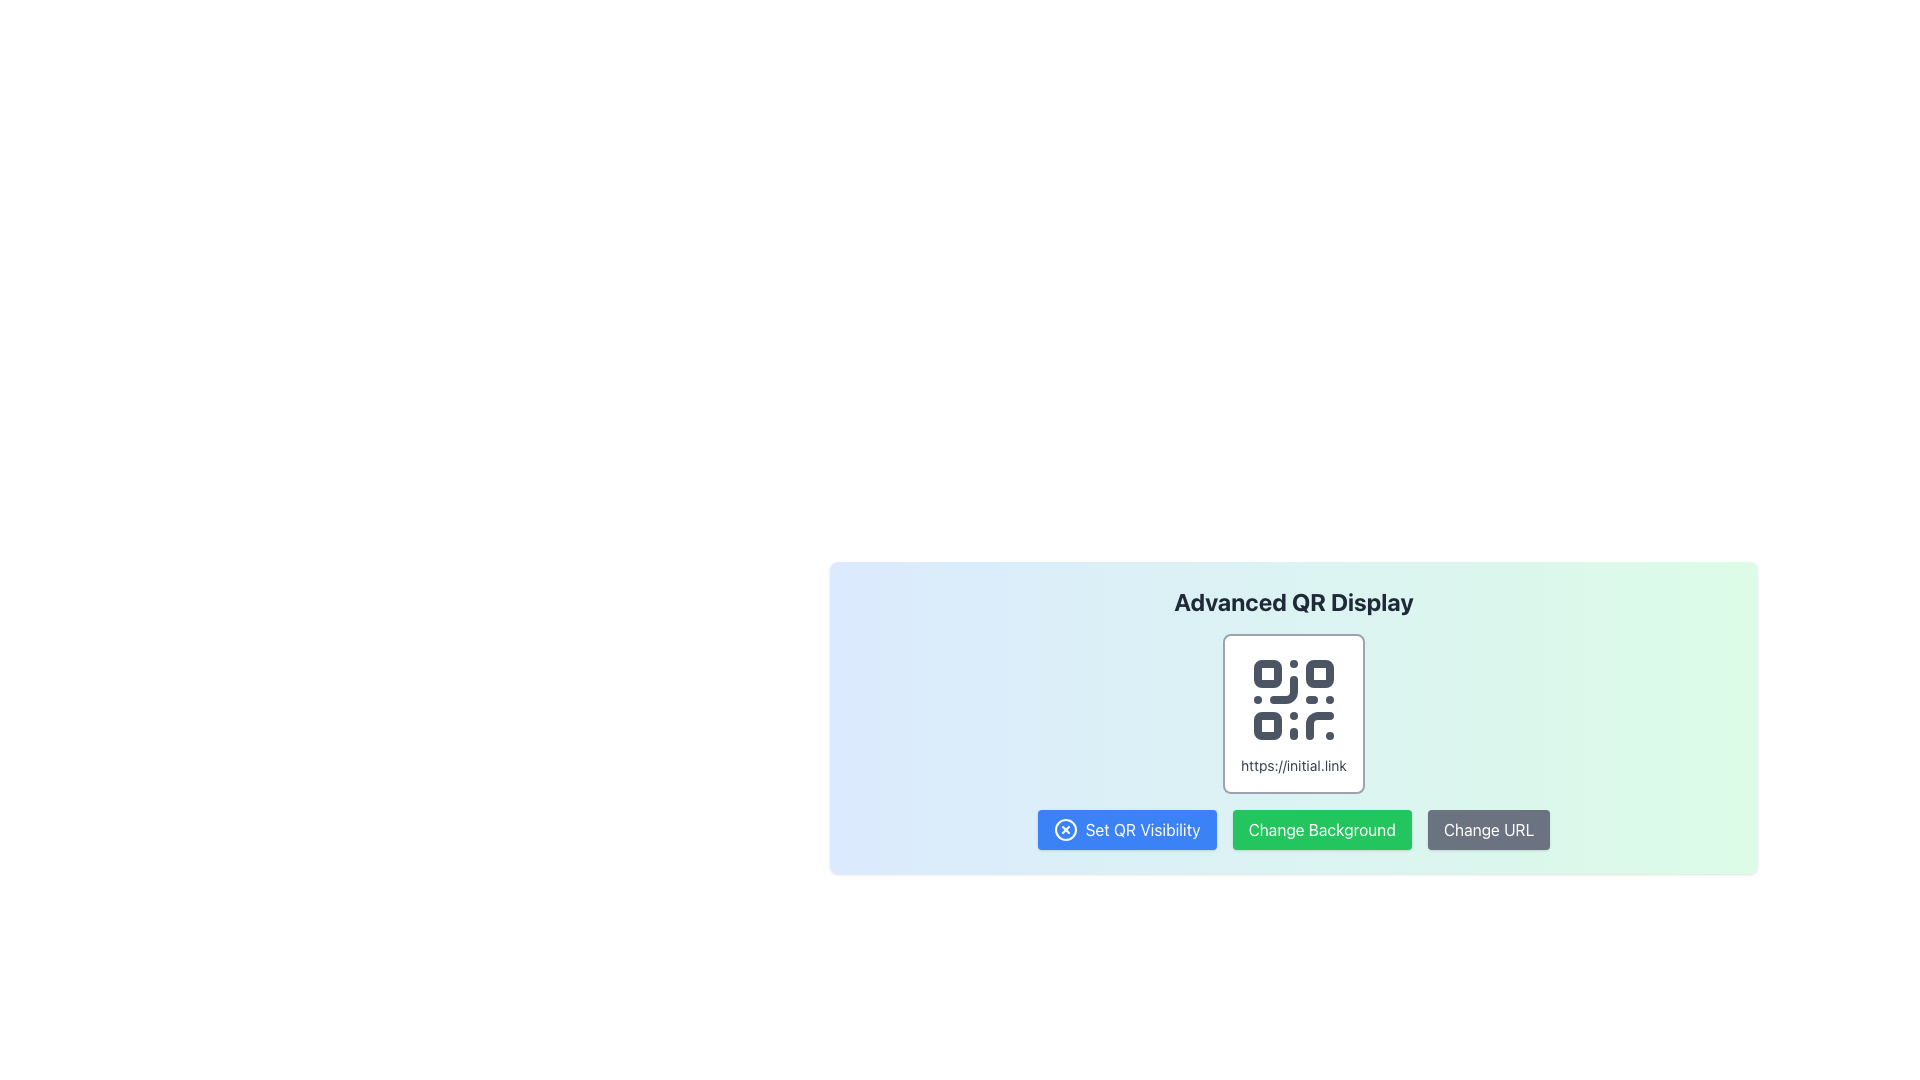  Describe the element at coordinates (1320, 674) in the screenshot. I see `the small hollow square with rounded corners located at the top-right corner of the QR code graphic` at that location.